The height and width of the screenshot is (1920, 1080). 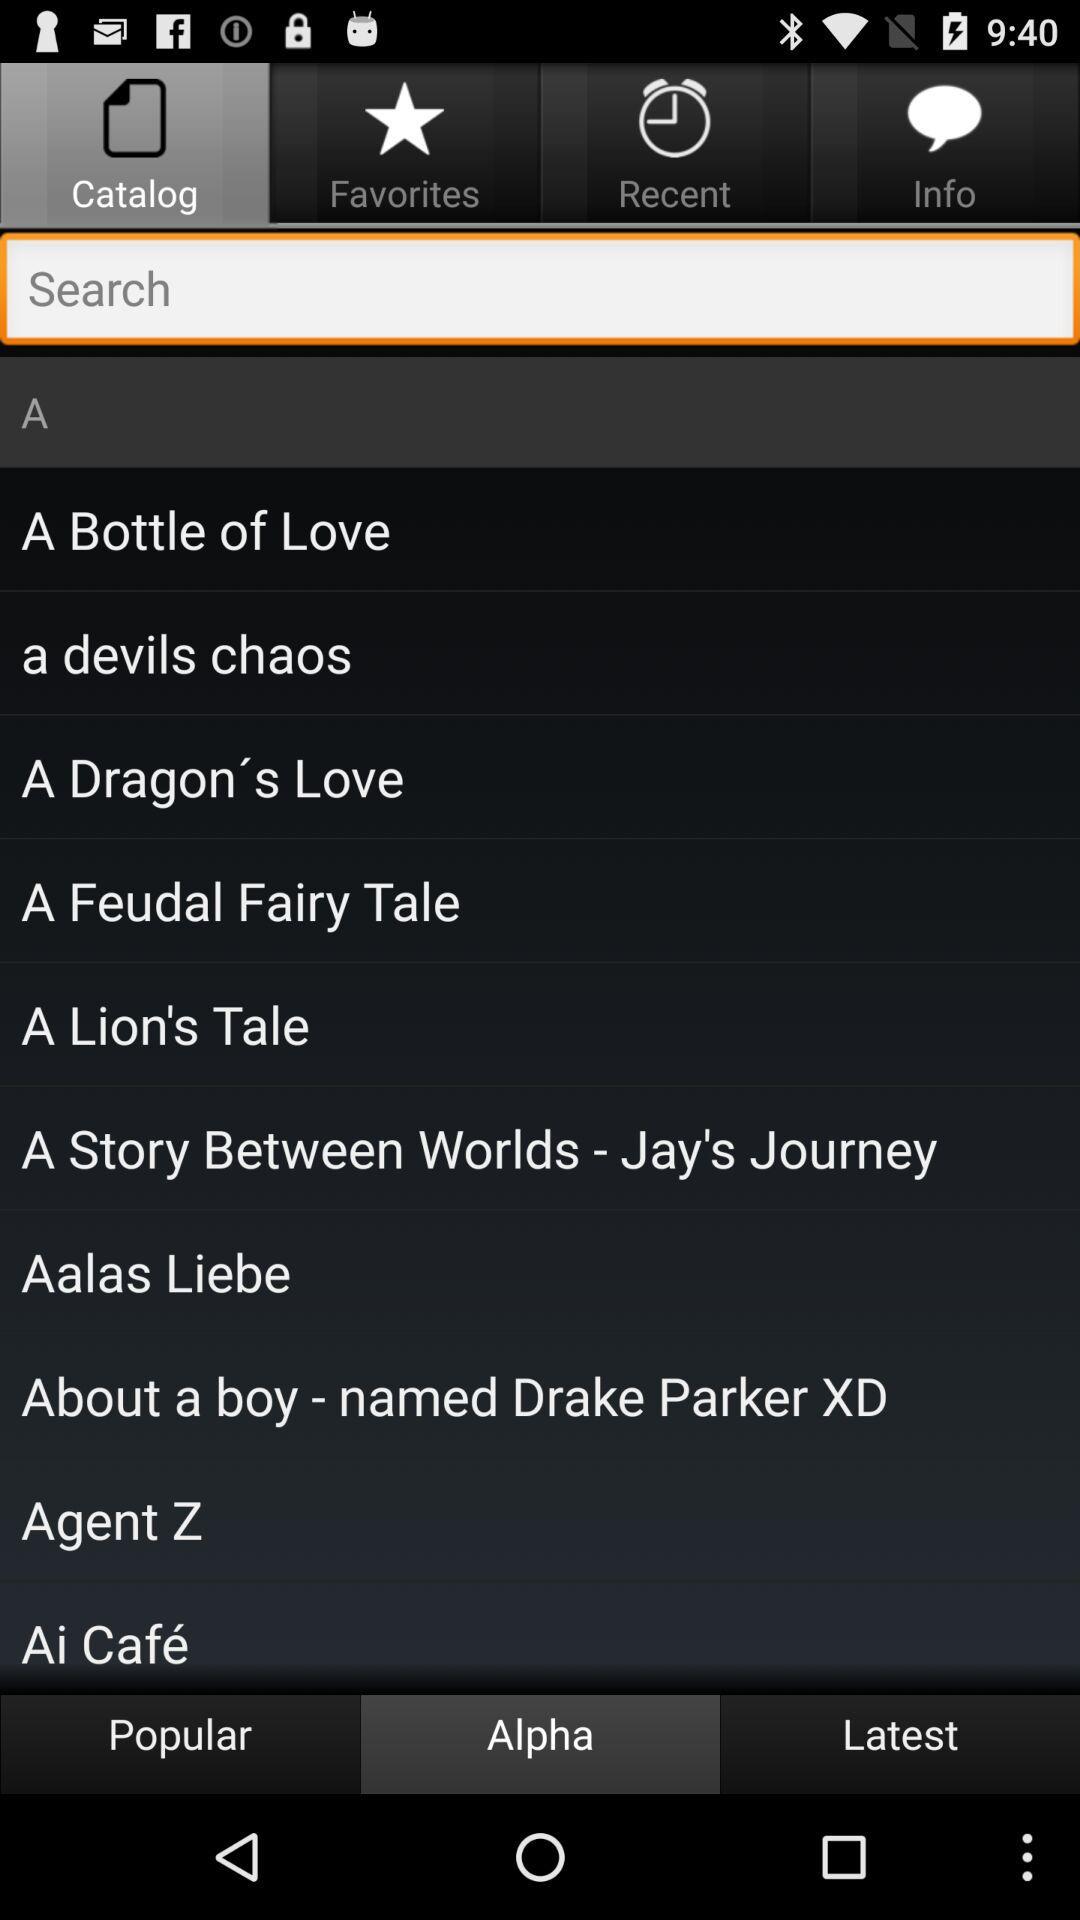 I want to click on agent z icon, so click(x=540, y=1519).